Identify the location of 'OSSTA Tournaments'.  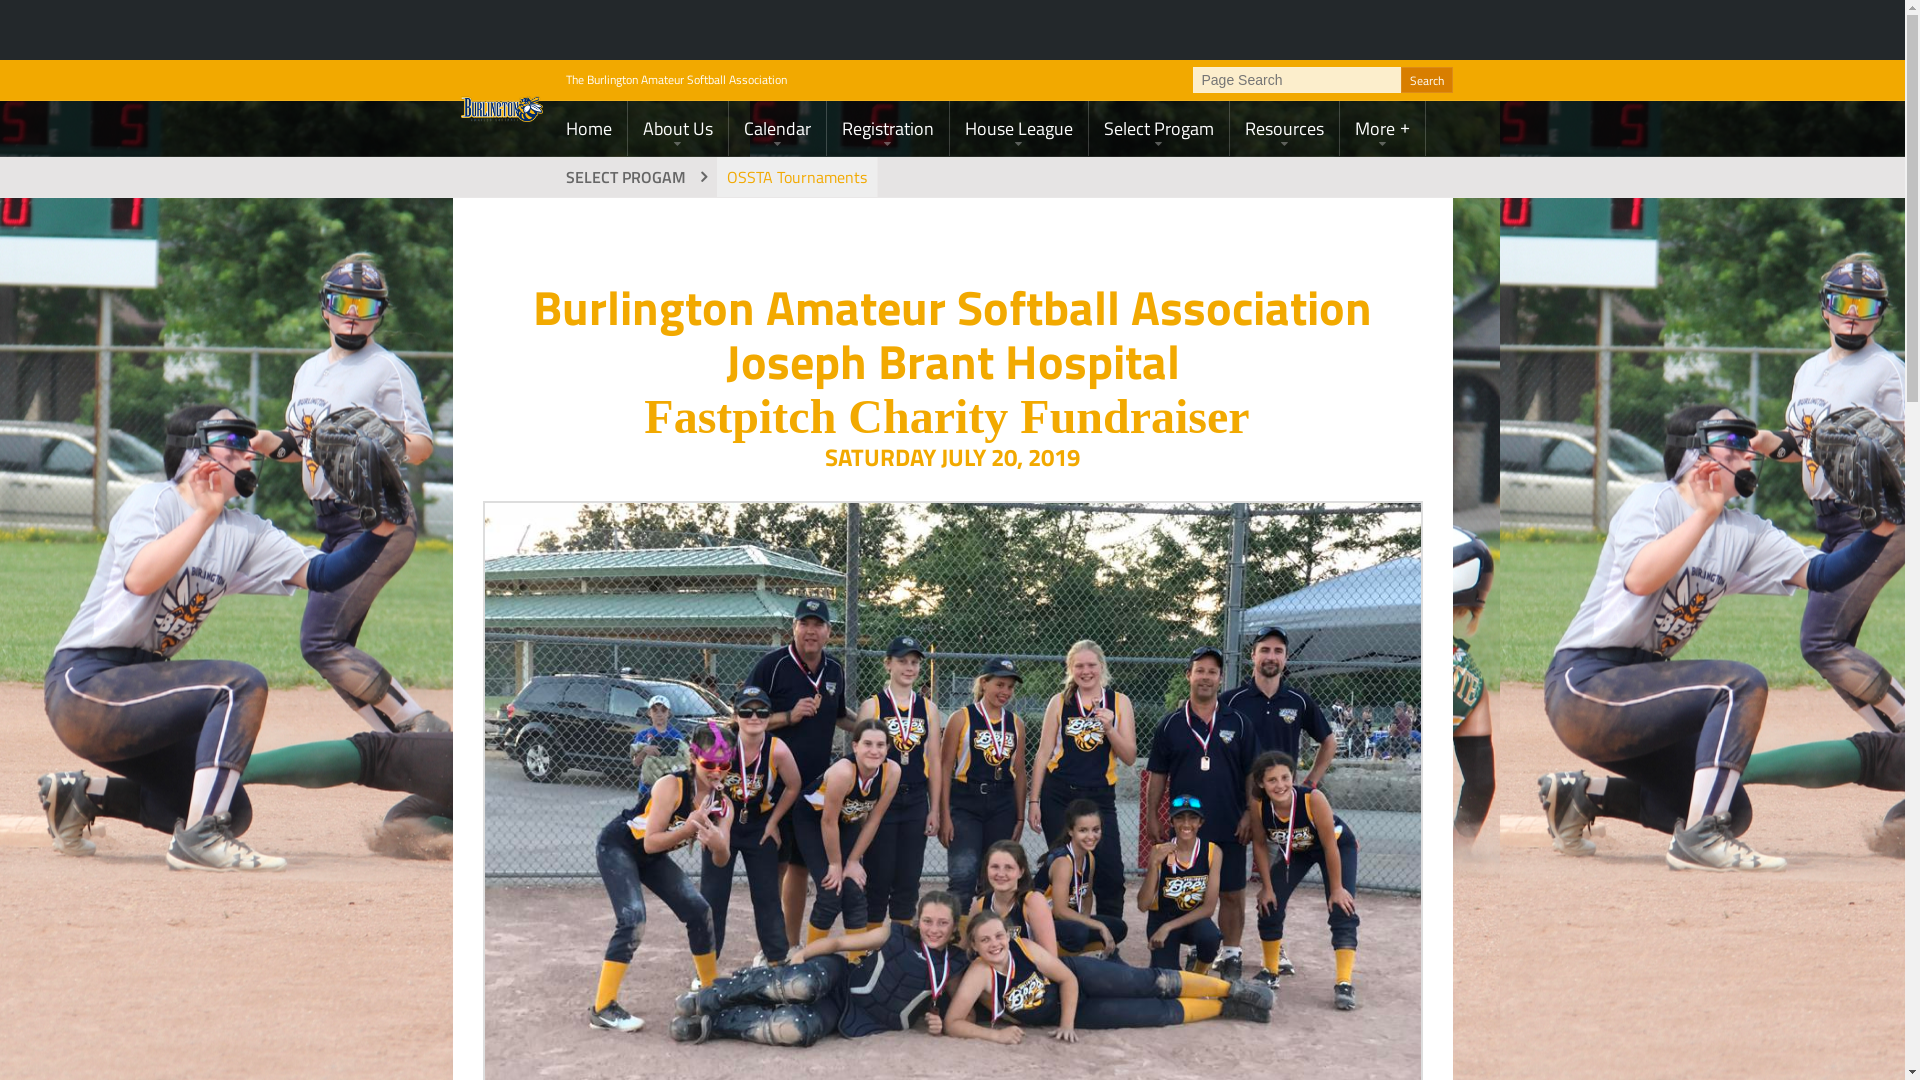
(716, 176).